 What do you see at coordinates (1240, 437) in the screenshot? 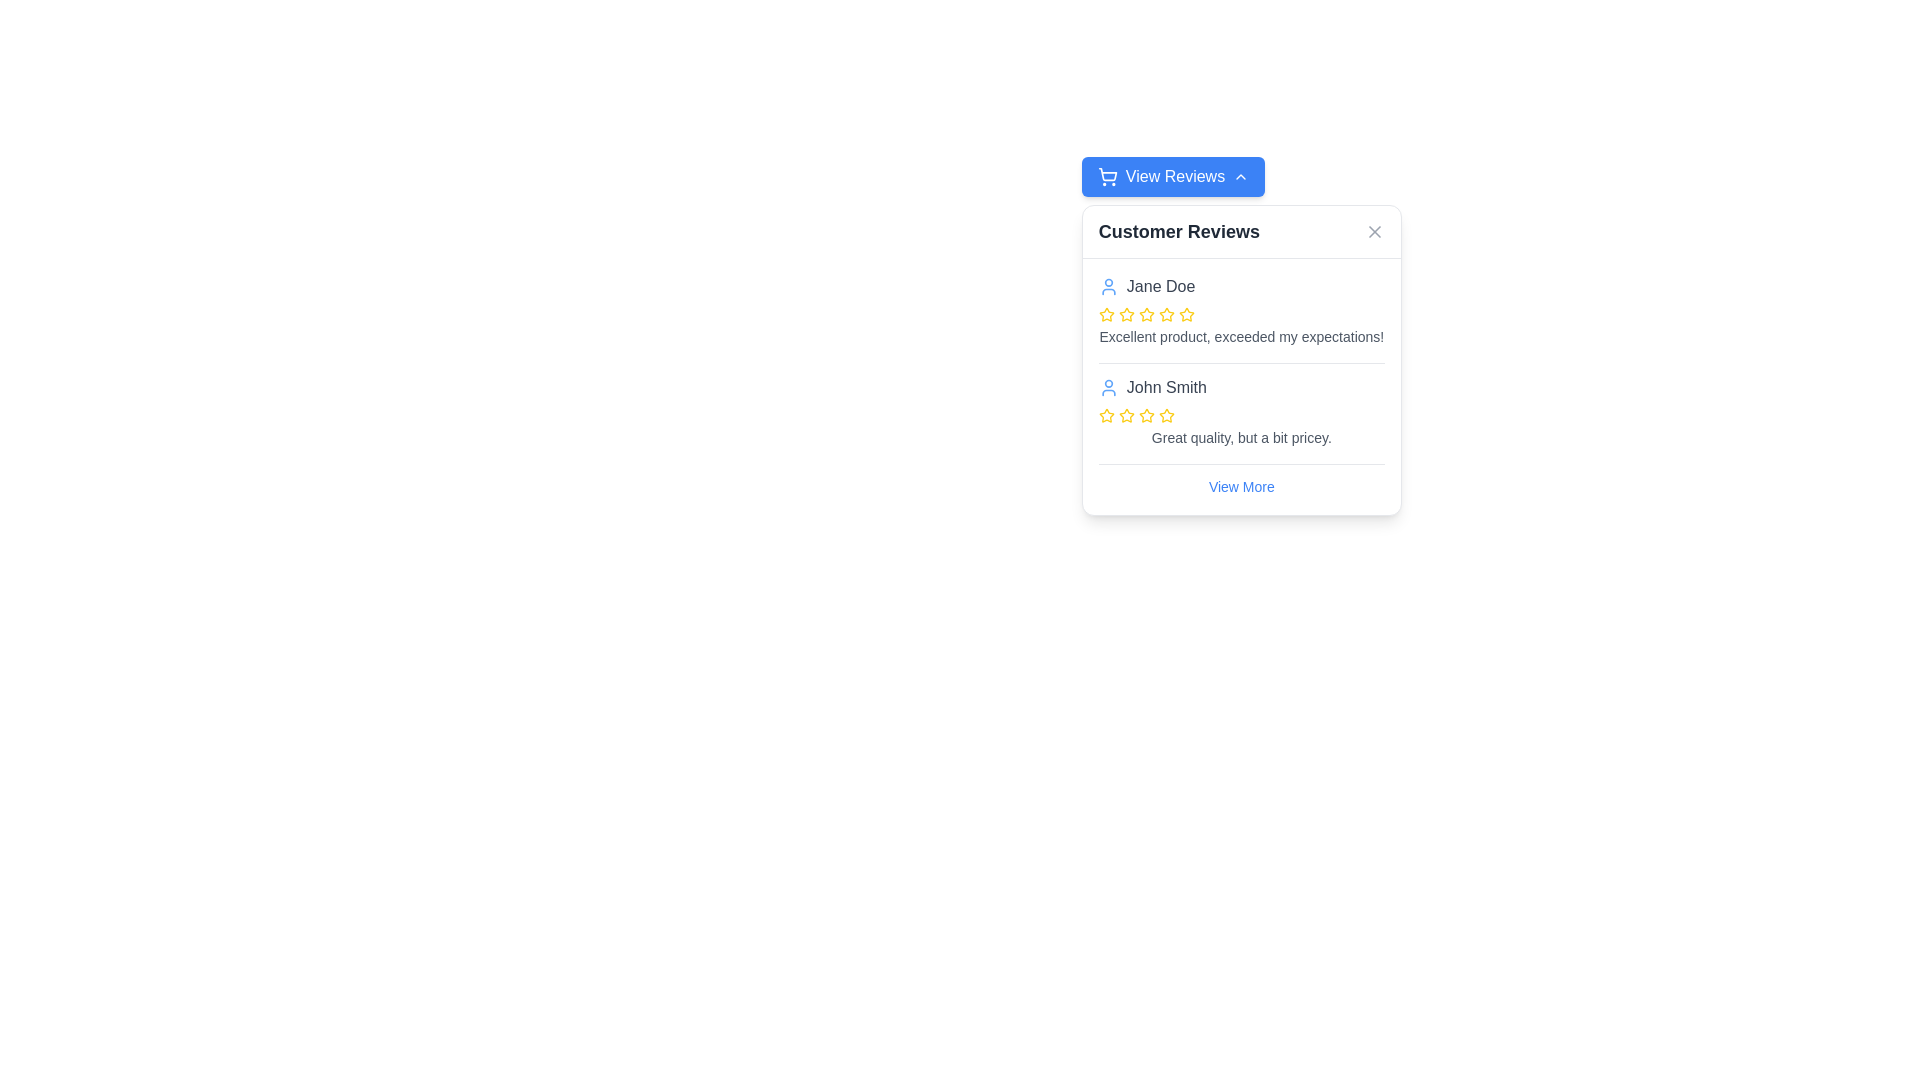
I see `the static text label displaying a user review comment for 'John Smith' in the second review item` at bounding box center [1240, 437].